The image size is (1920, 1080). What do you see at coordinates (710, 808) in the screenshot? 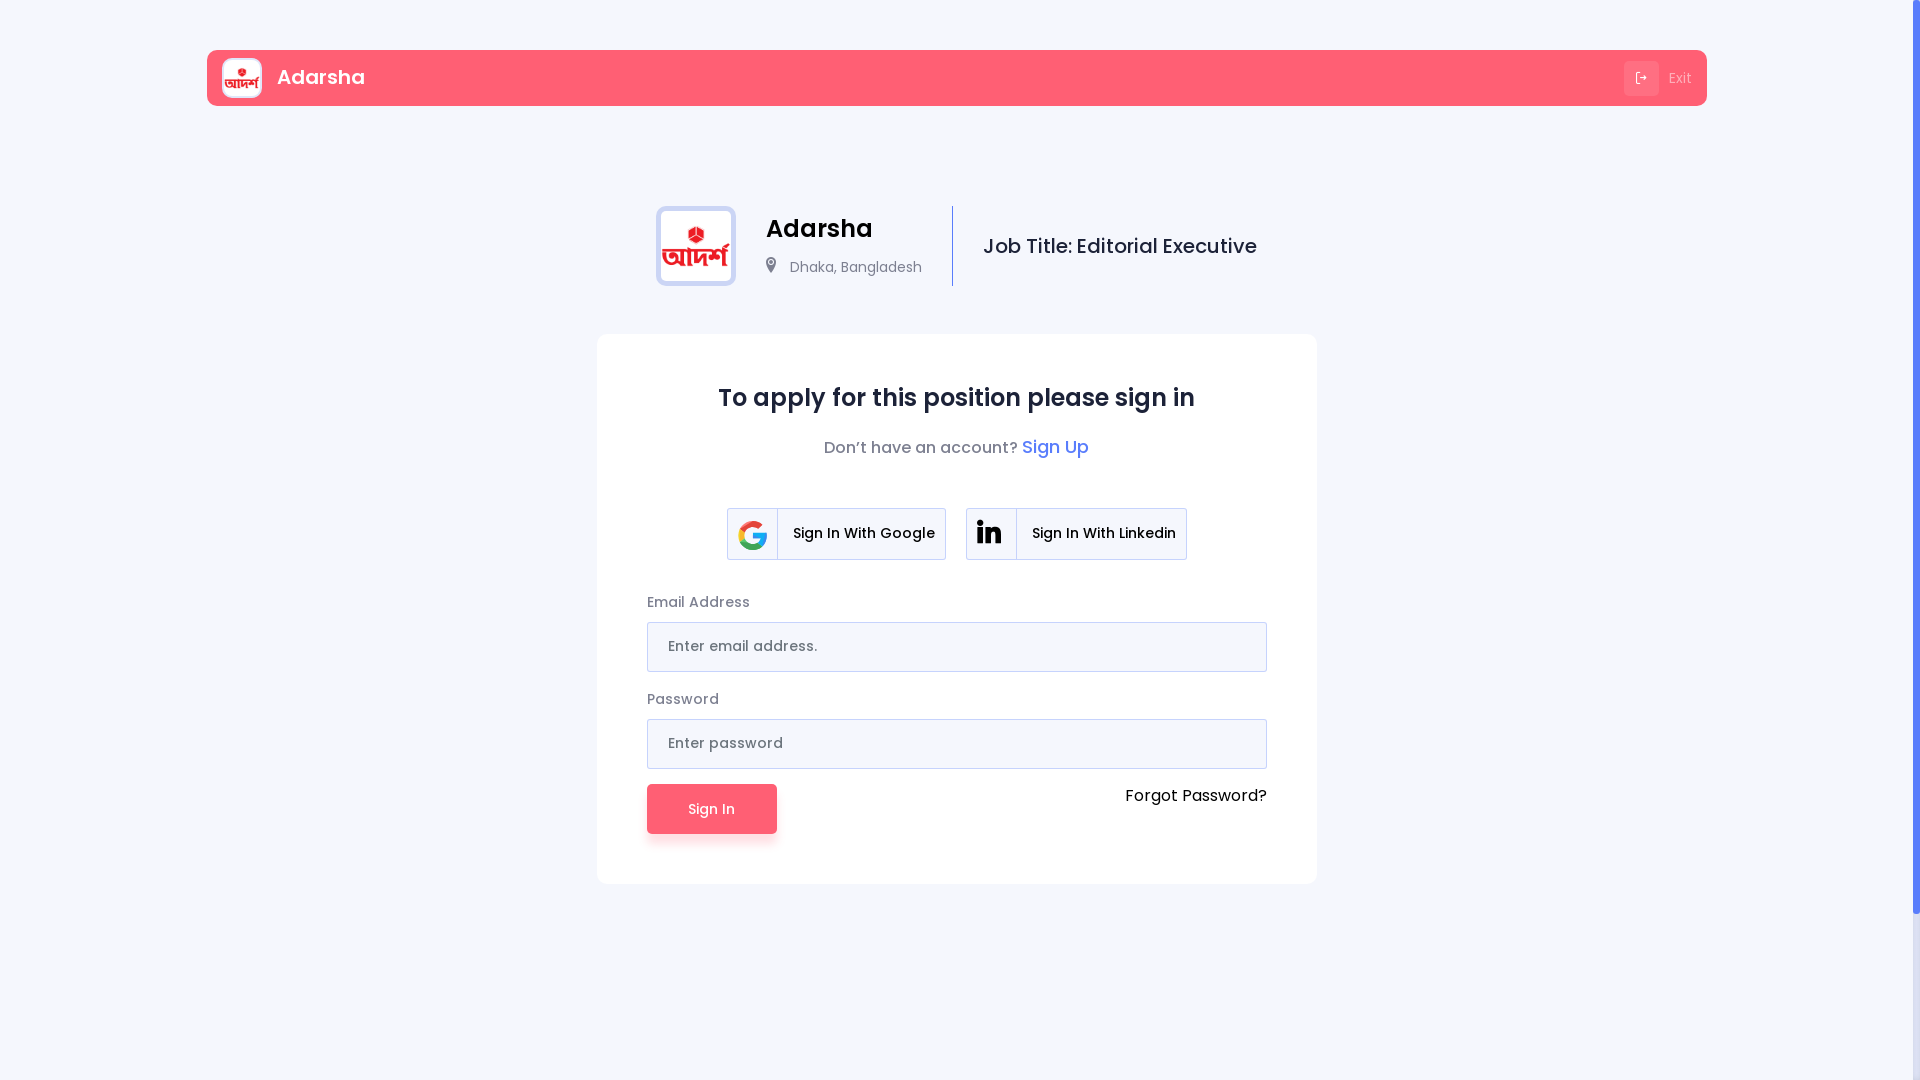
I see `'Sign In'` at bounding box center [710, 808].